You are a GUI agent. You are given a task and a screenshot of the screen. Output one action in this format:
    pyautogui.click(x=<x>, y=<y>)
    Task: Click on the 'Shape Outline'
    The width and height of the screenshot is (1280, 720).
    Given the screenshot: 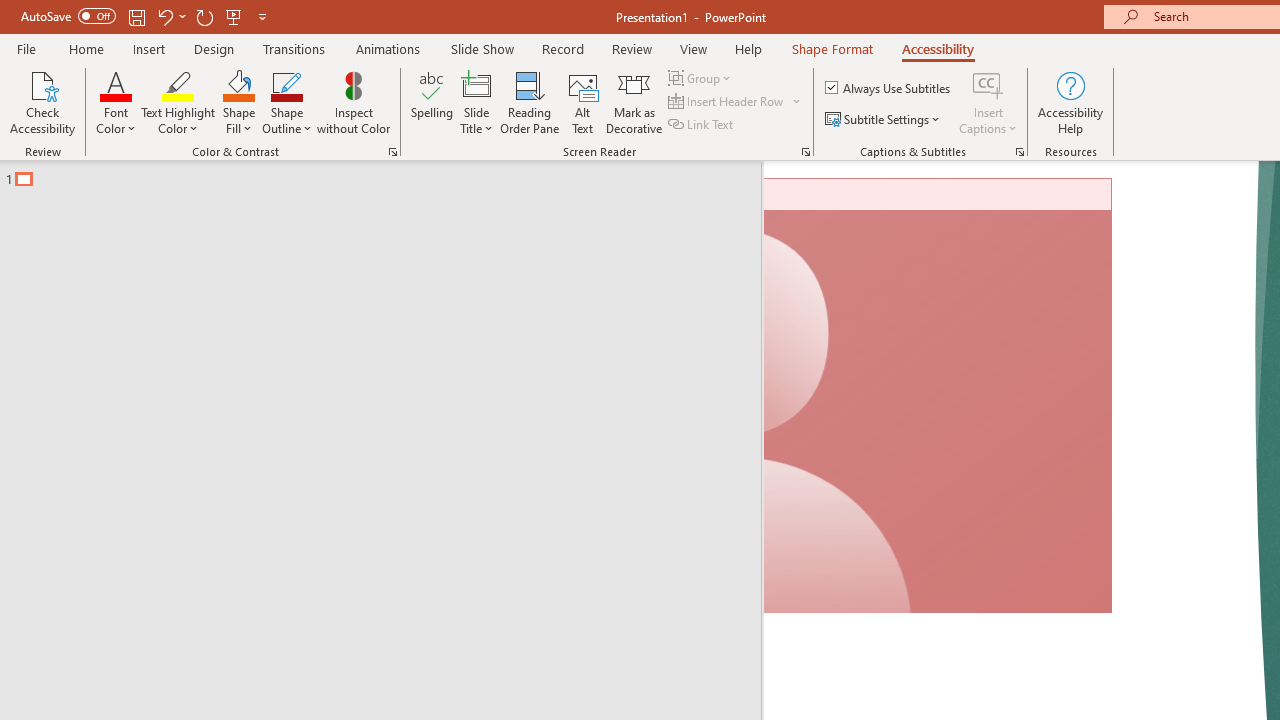 What is the action you would take?
    pyautogui.click(x=286, y=103)
    